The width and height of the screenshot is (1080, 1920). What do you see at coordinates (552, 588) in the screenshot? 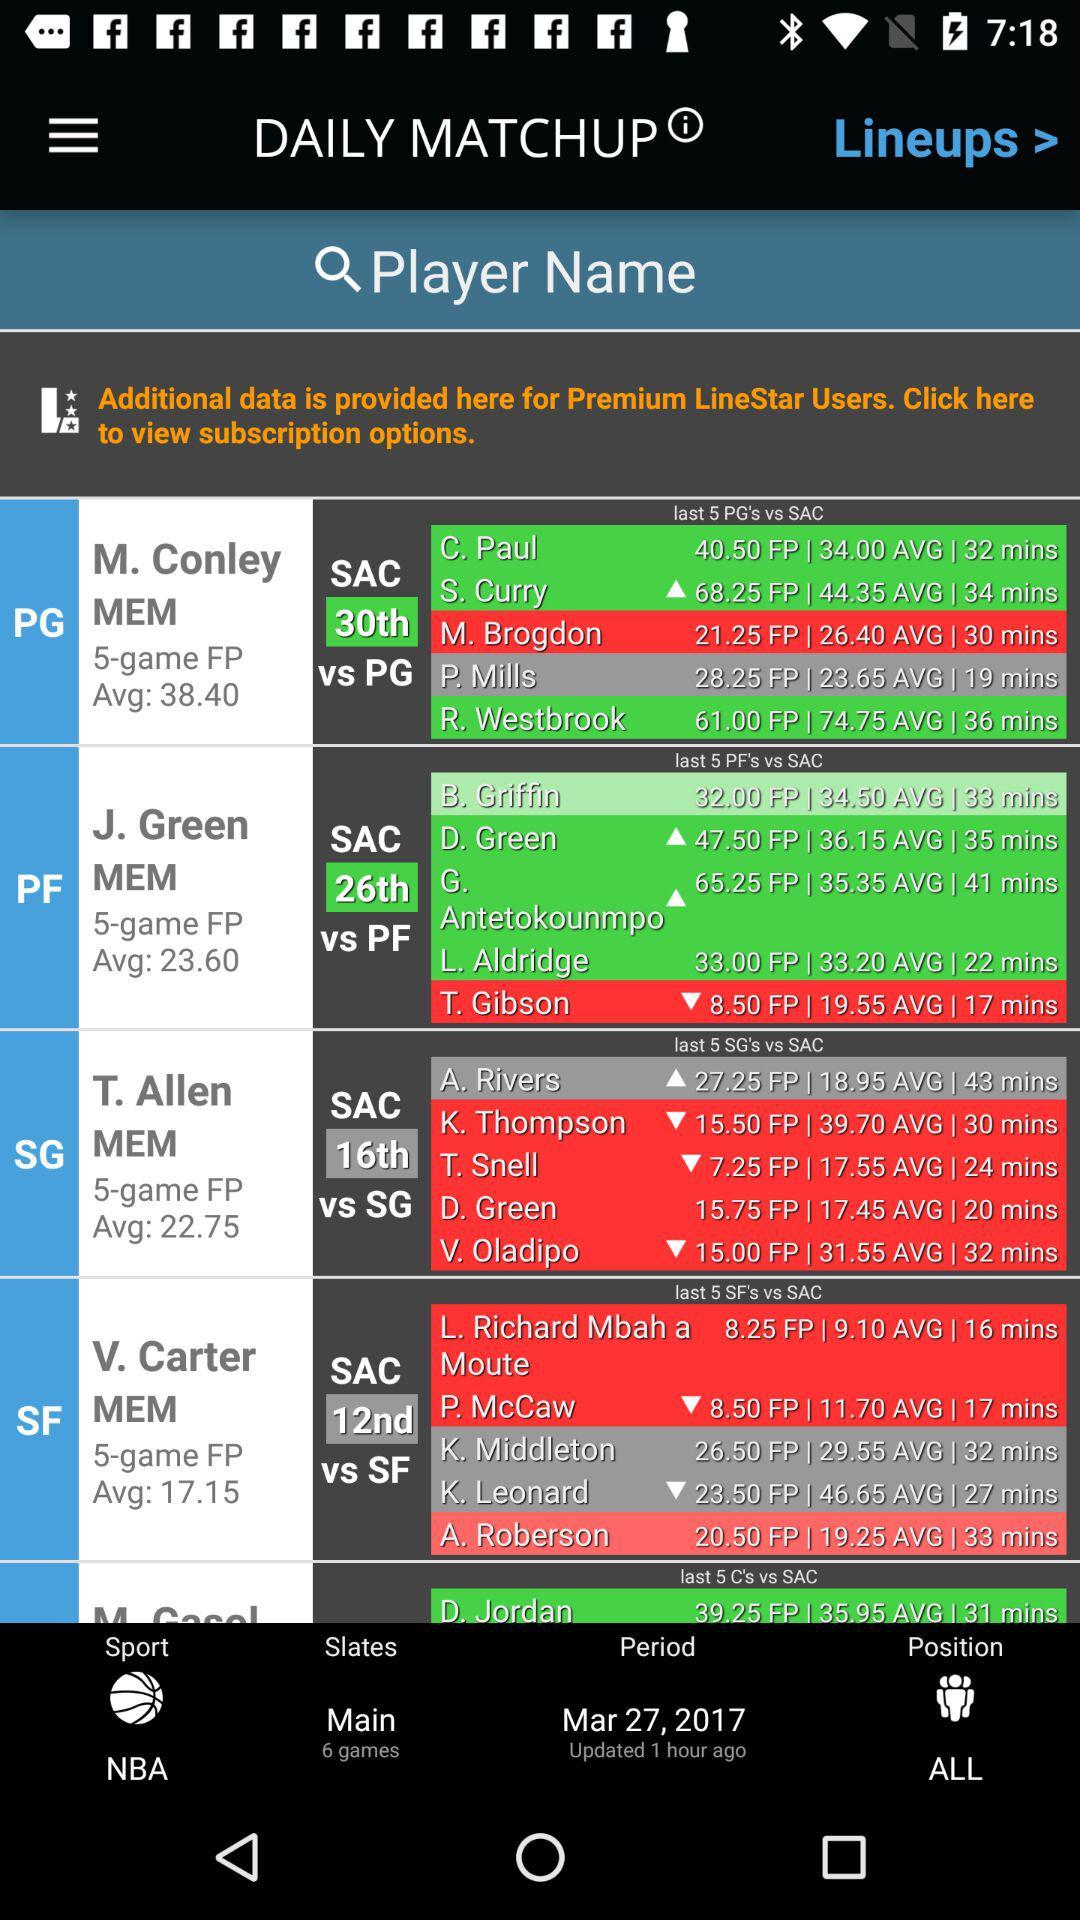
I see `the icon above the m. brogdon` at bounding box center [552, 588].